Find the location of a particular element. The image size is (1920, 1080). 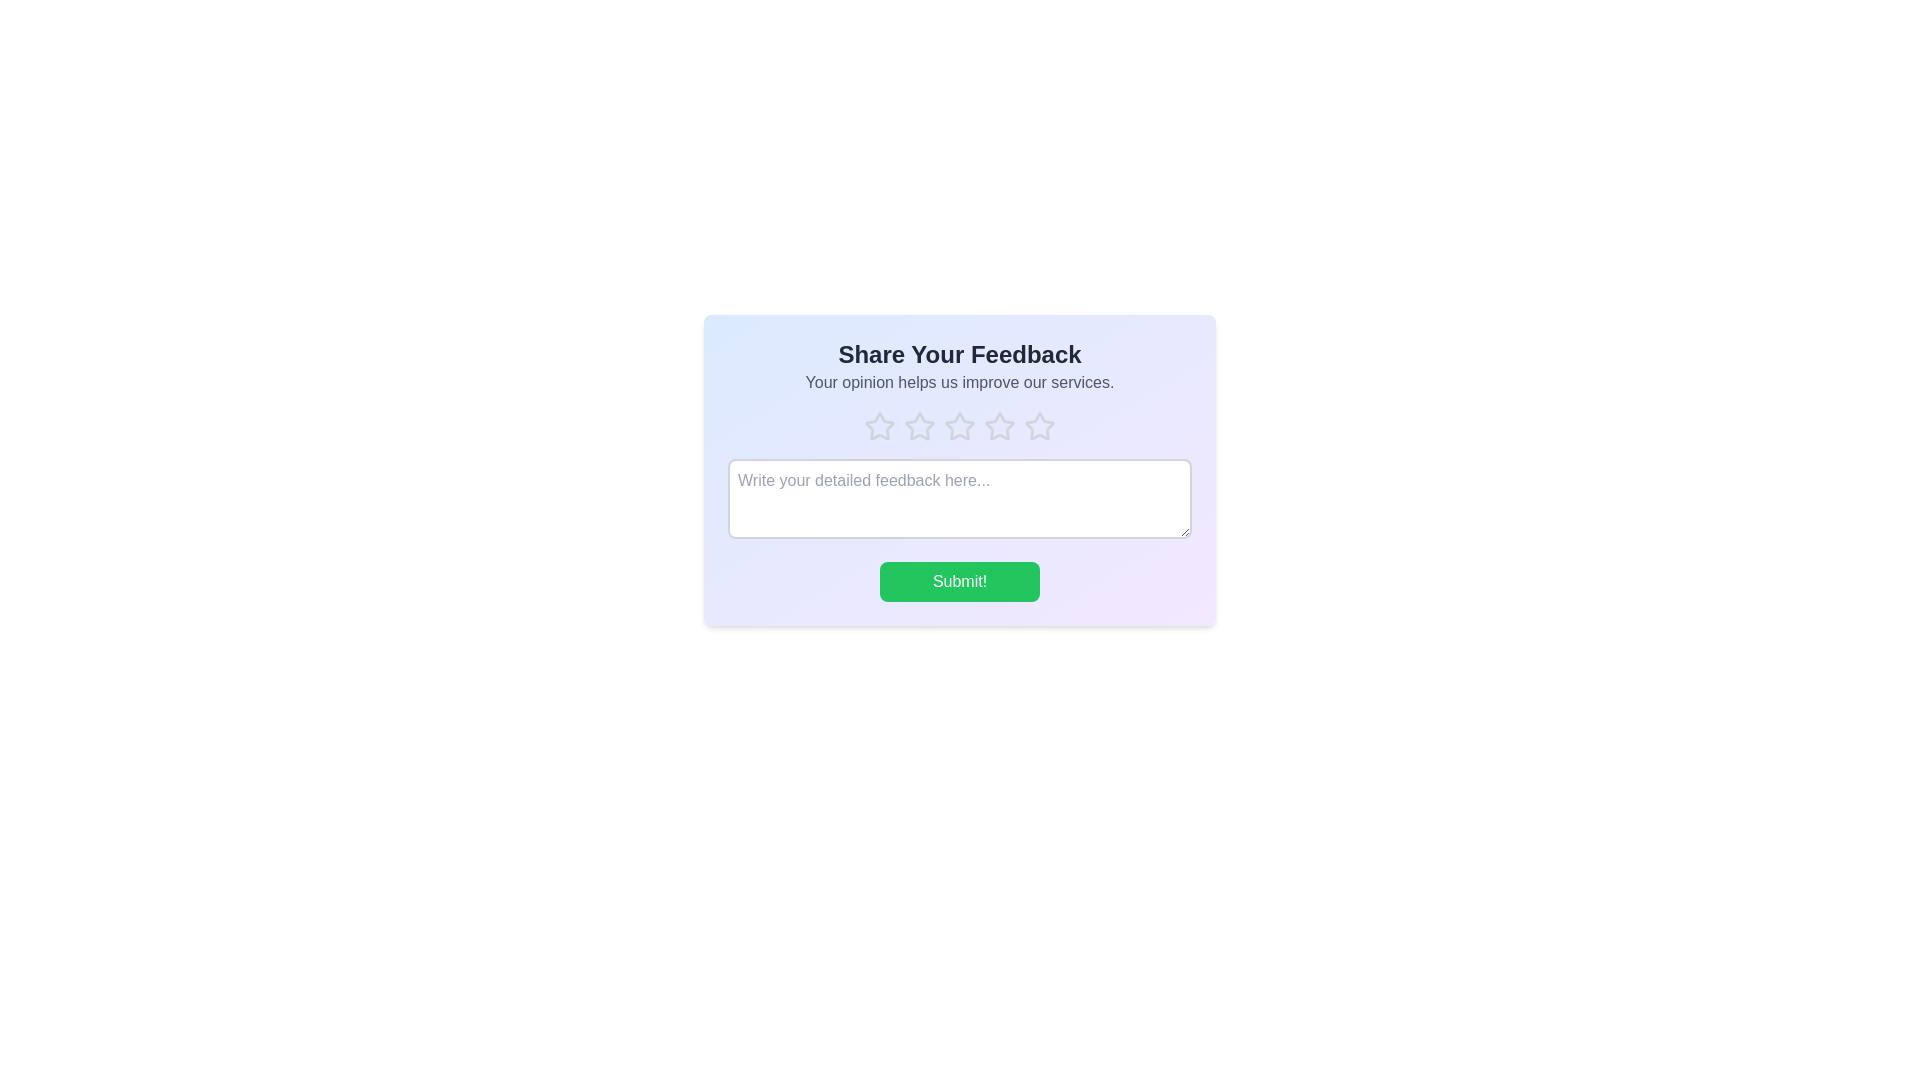

the submit button to submit the feedback is located at coordinates (960, 582).